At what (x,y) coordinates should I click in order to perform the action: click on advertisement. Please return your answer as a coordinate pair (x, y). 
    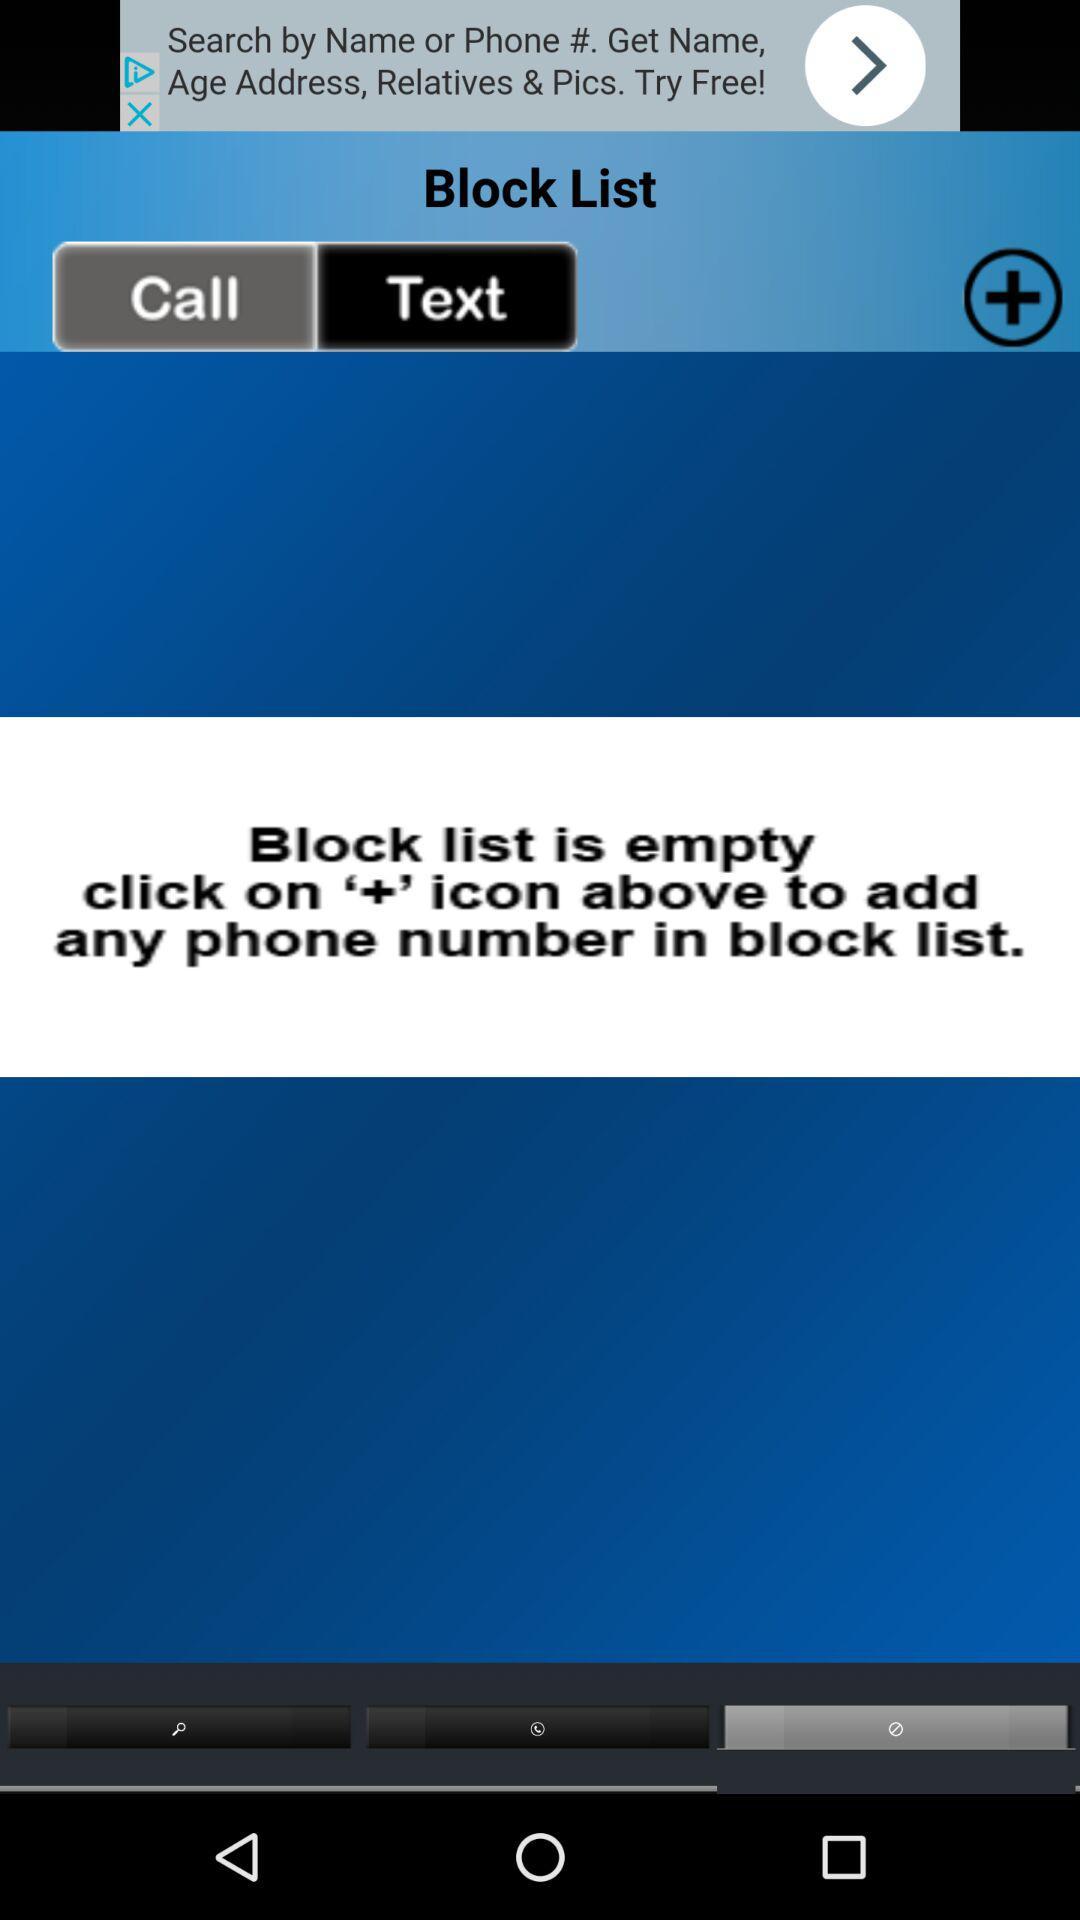
    Looking at the image, I should click on (540, 65).